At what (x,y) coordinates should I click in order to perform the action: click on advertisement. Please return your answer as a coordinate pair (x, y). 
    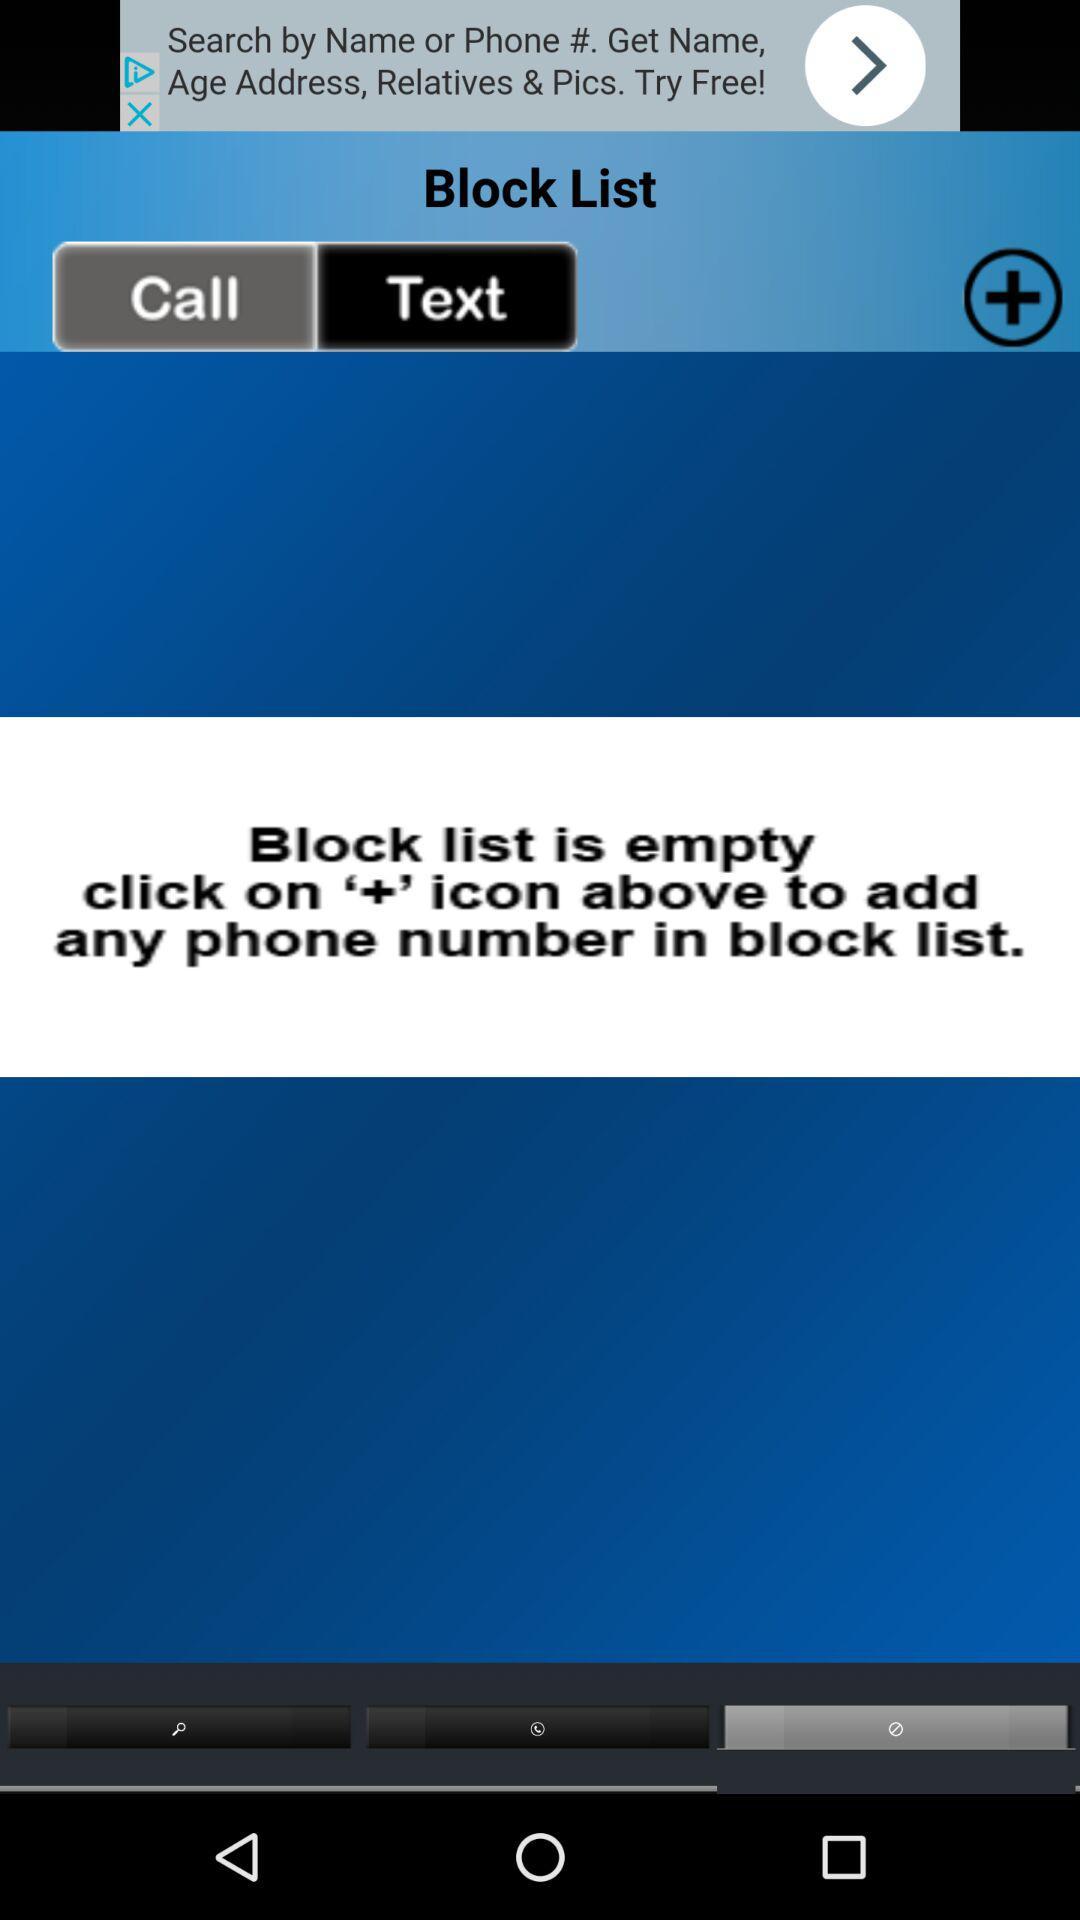
    Looking at the image, I should click on (540, 65).